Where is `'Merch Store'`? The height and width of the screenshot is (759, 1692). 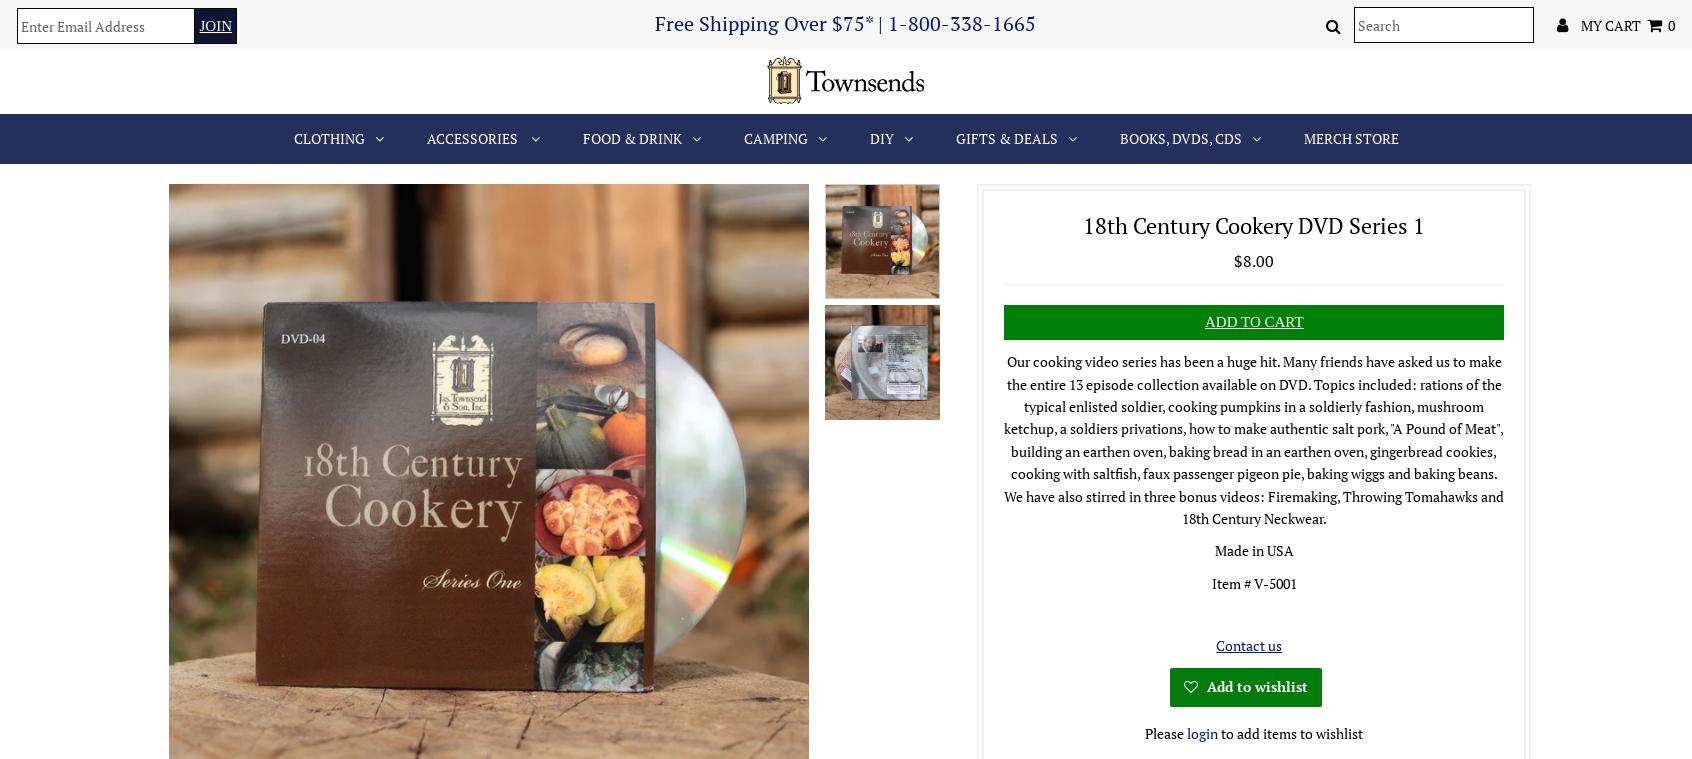 'Merch Store' is located at coordinates (1350, 137).